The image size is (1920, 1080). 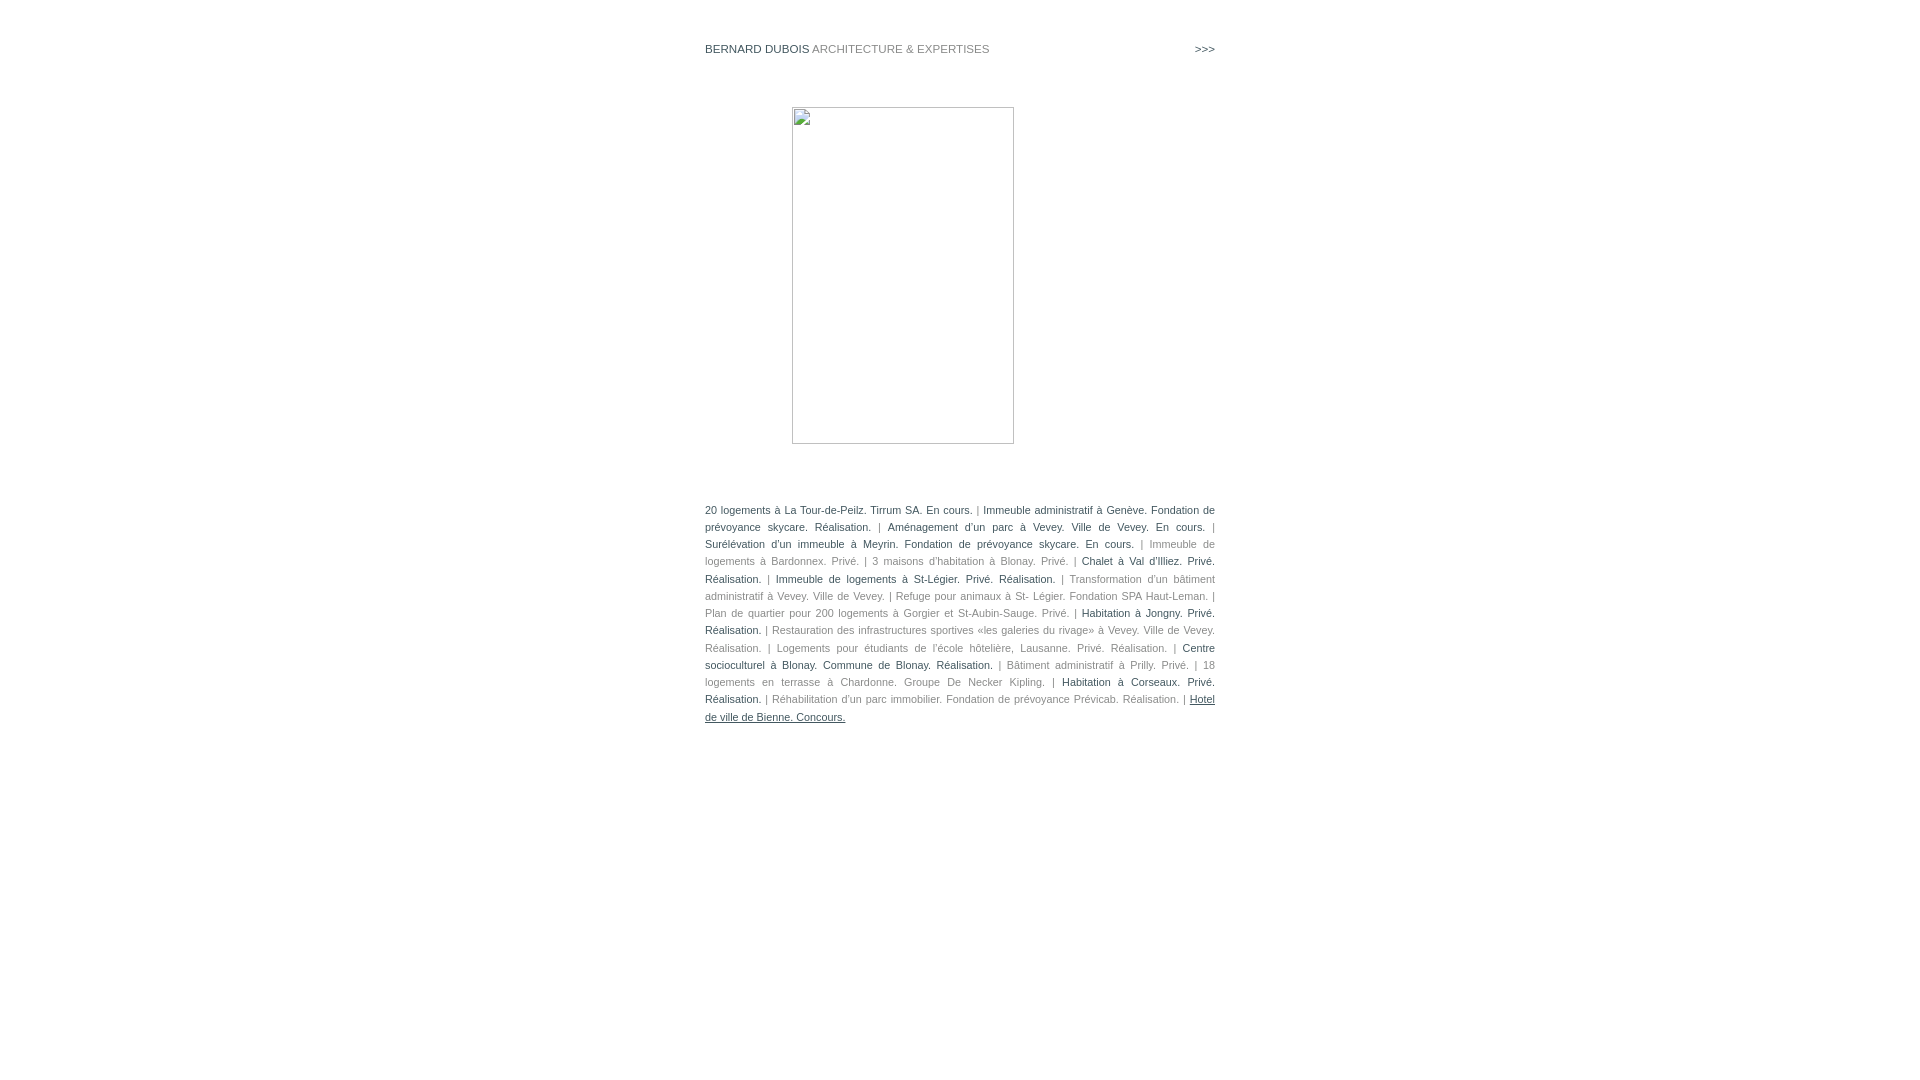 I want to click on 'Hotel de ville de Bienne. Concours.', so click(x=960, y=706).